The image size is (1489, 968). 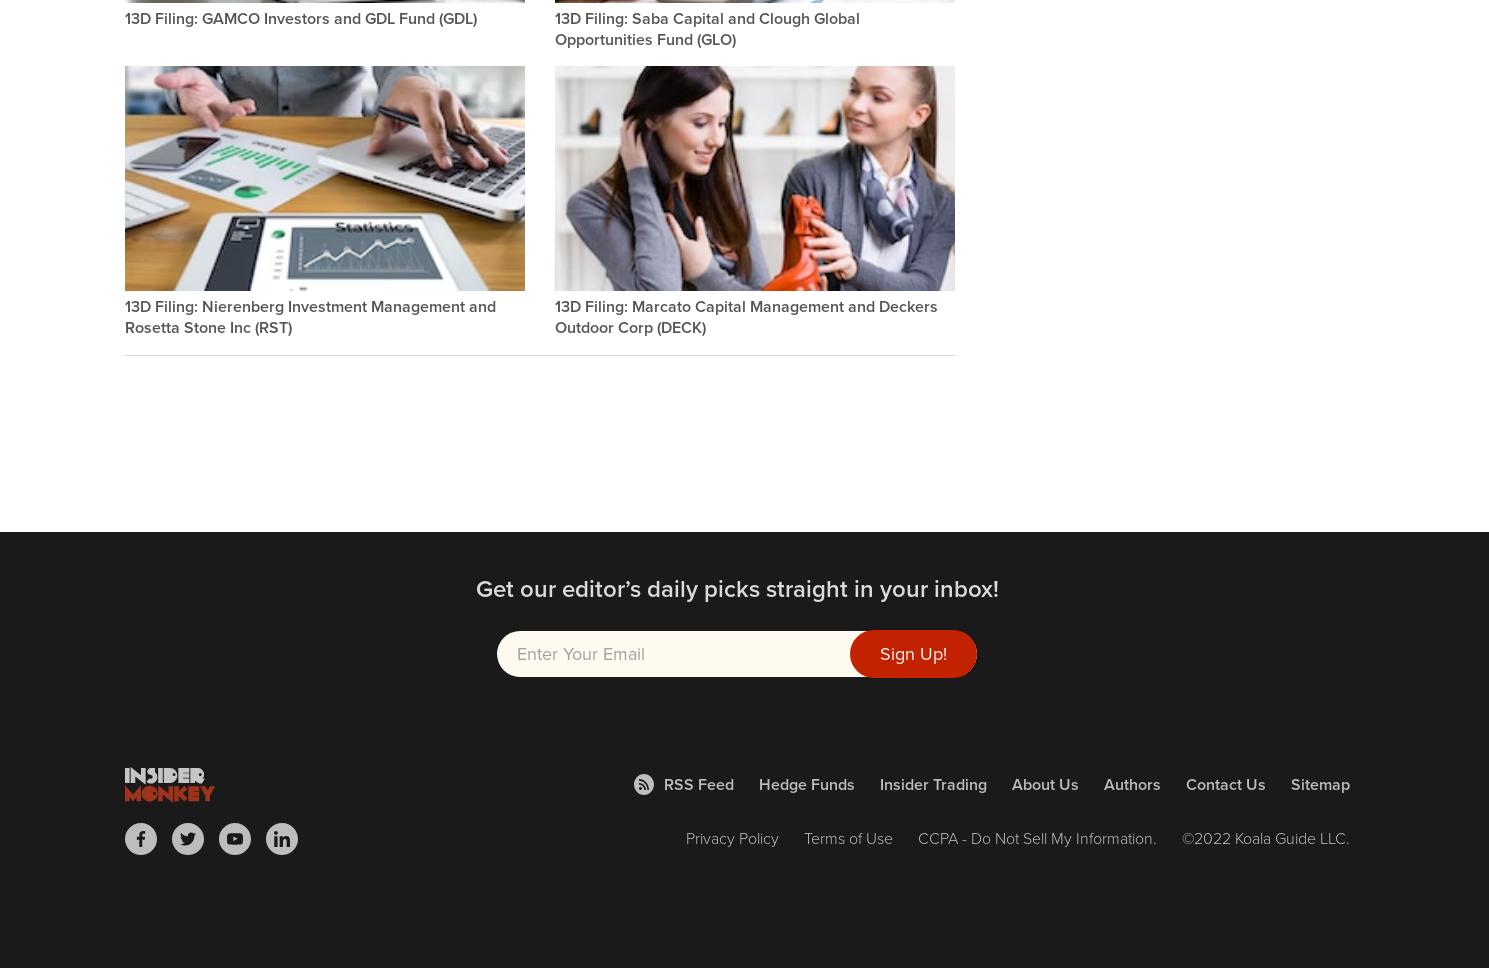 I want to click on 'Privacy Policy', so click(x=730, y=837).